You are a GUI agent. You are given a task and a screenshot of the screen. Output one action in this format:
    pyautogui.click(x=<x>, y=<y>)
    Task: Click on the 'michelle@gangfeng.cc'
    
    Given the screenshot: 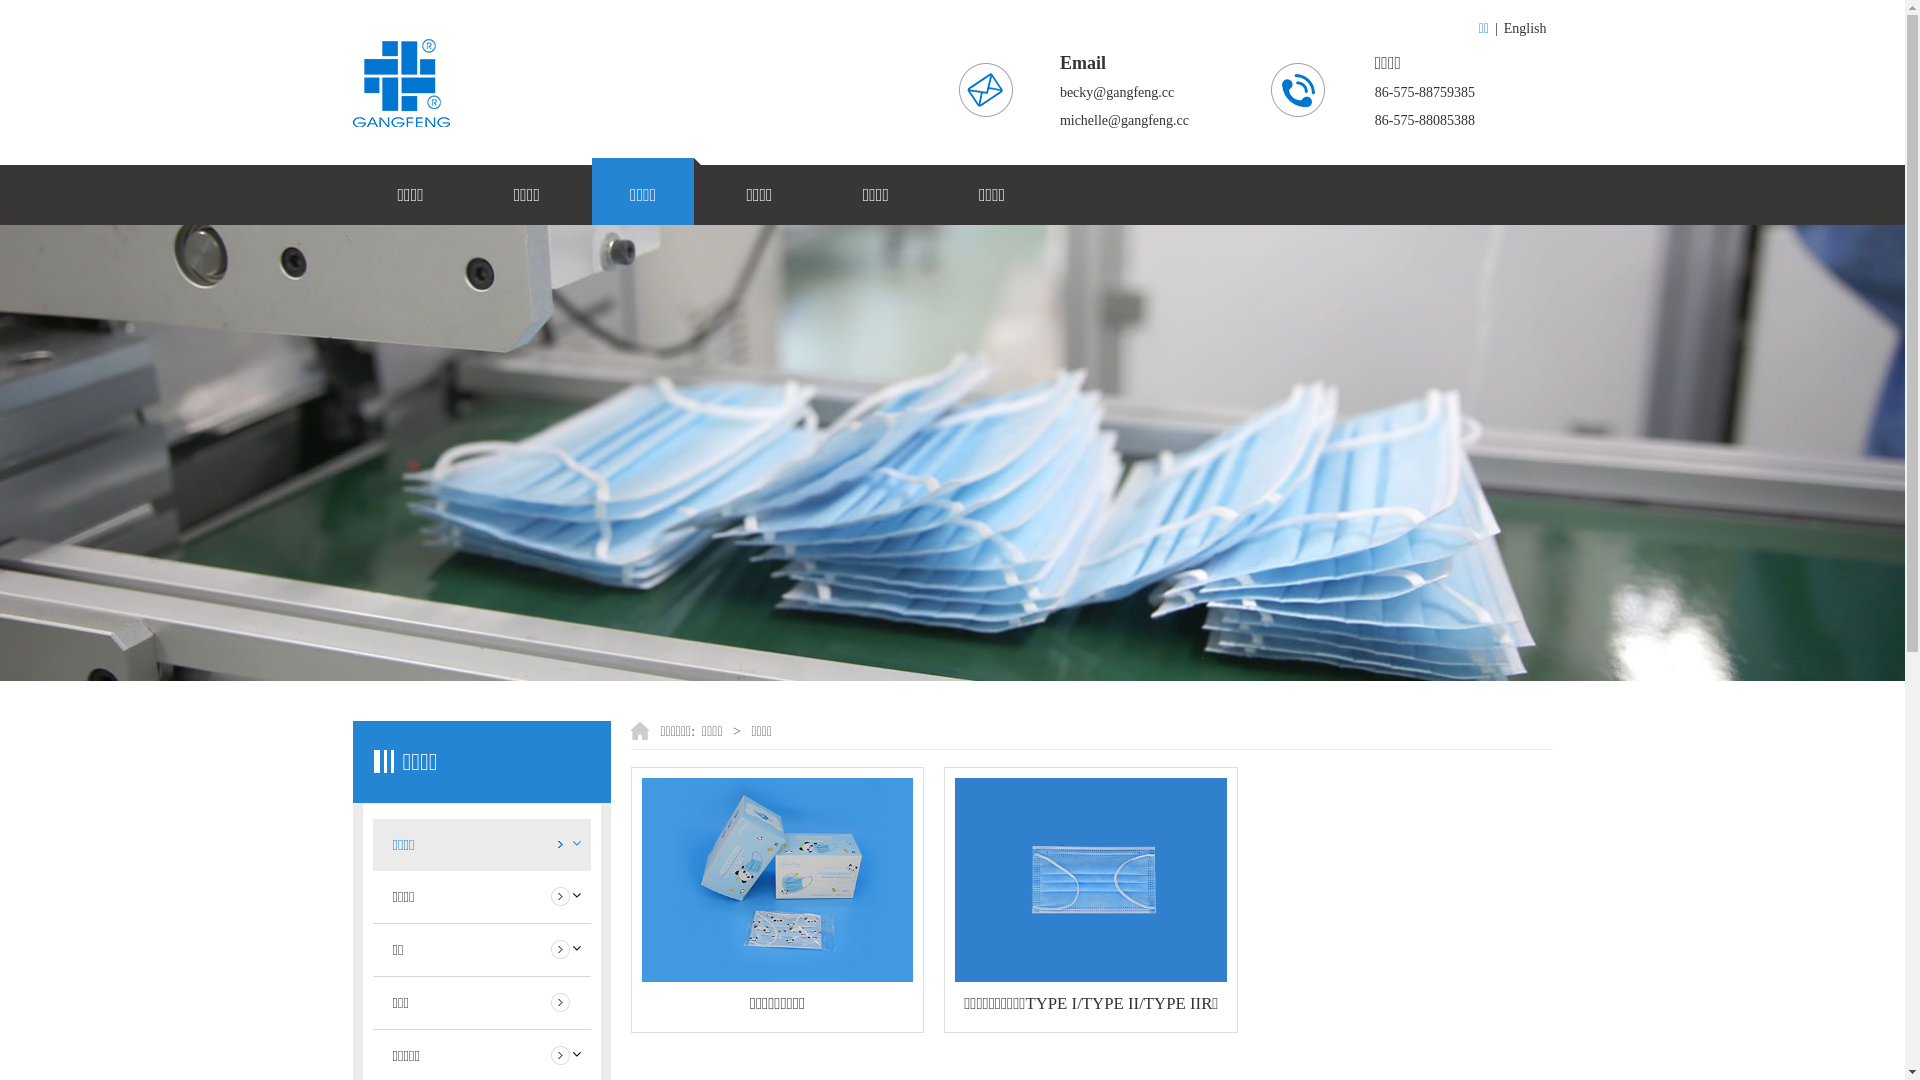 What is the action you would take?
    pyautogui.click(x=1059, y=120)
    